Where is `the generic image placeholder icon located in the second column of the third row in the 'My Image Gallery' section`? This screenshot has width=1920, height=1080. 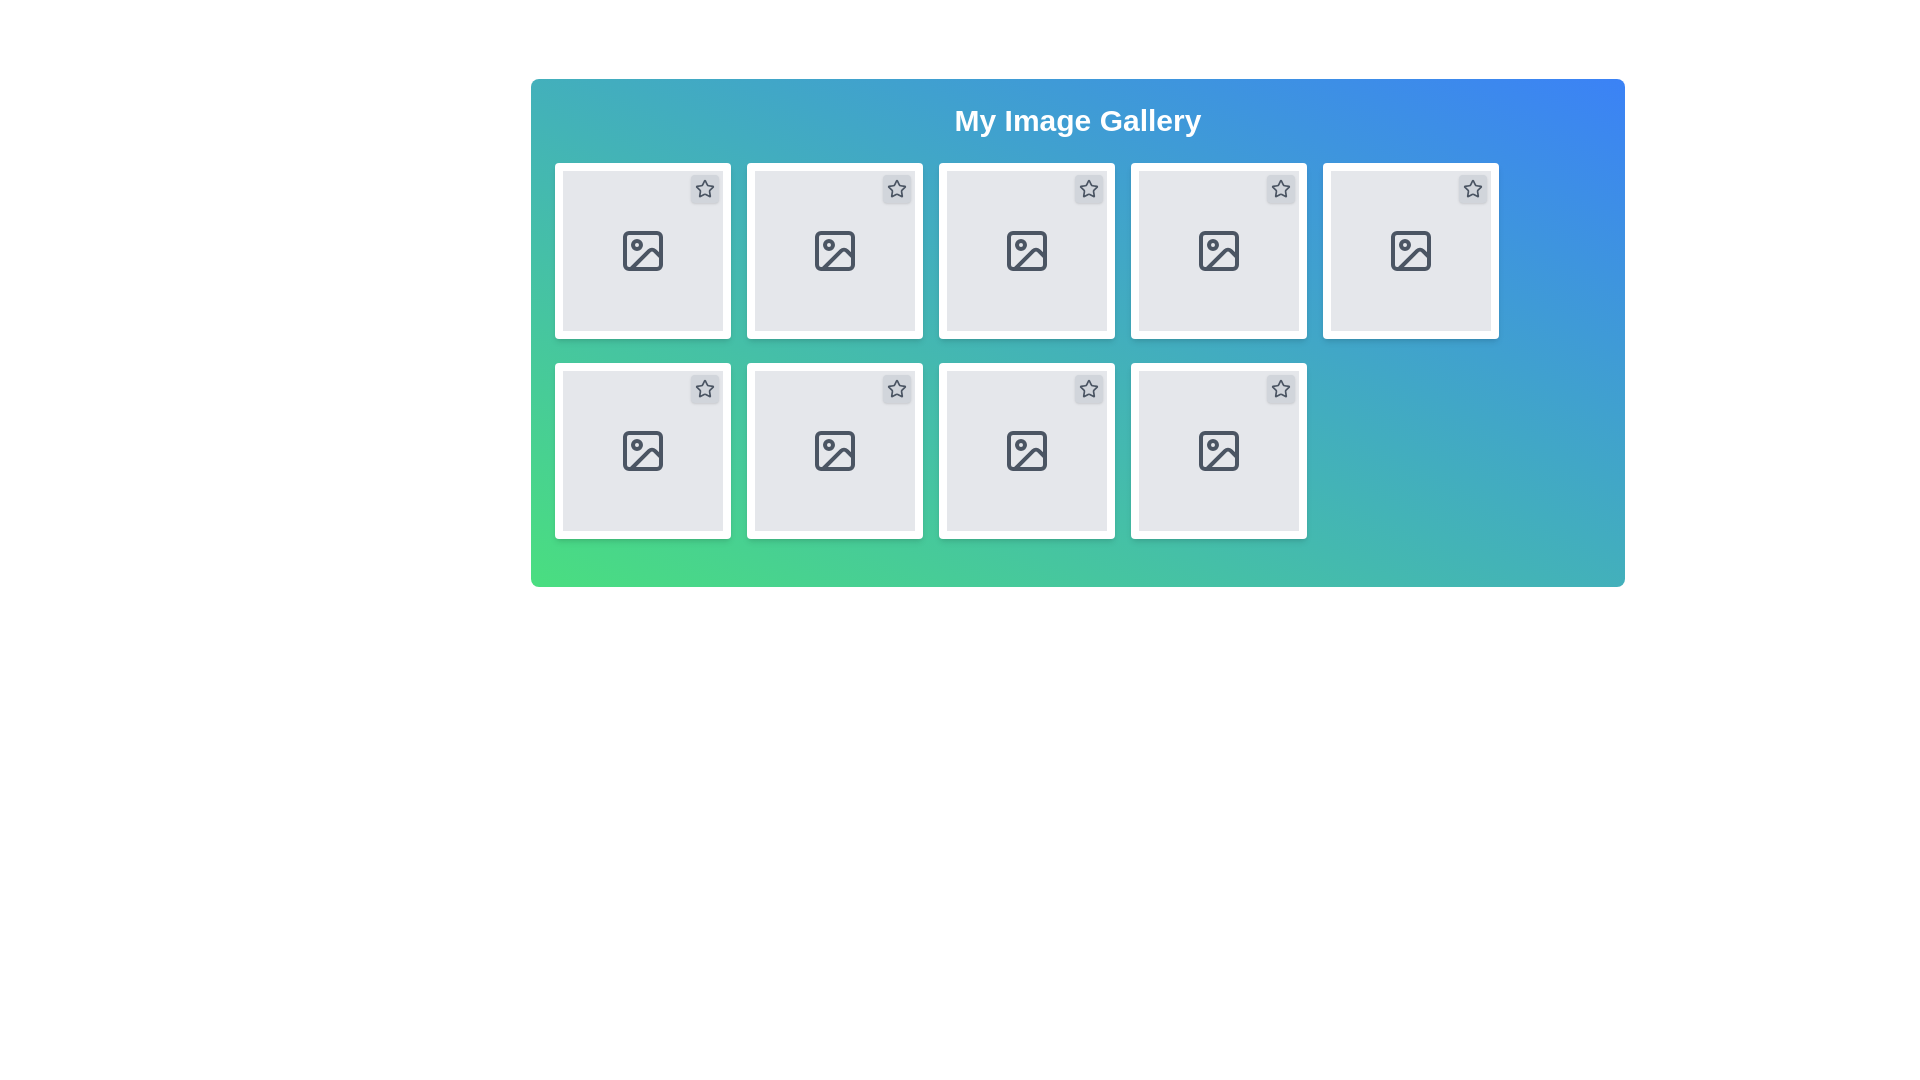 the generic image placeholder icon located in the second column of the third row in the 'My Image Gallery' section is located at coordinates (1027, 451).